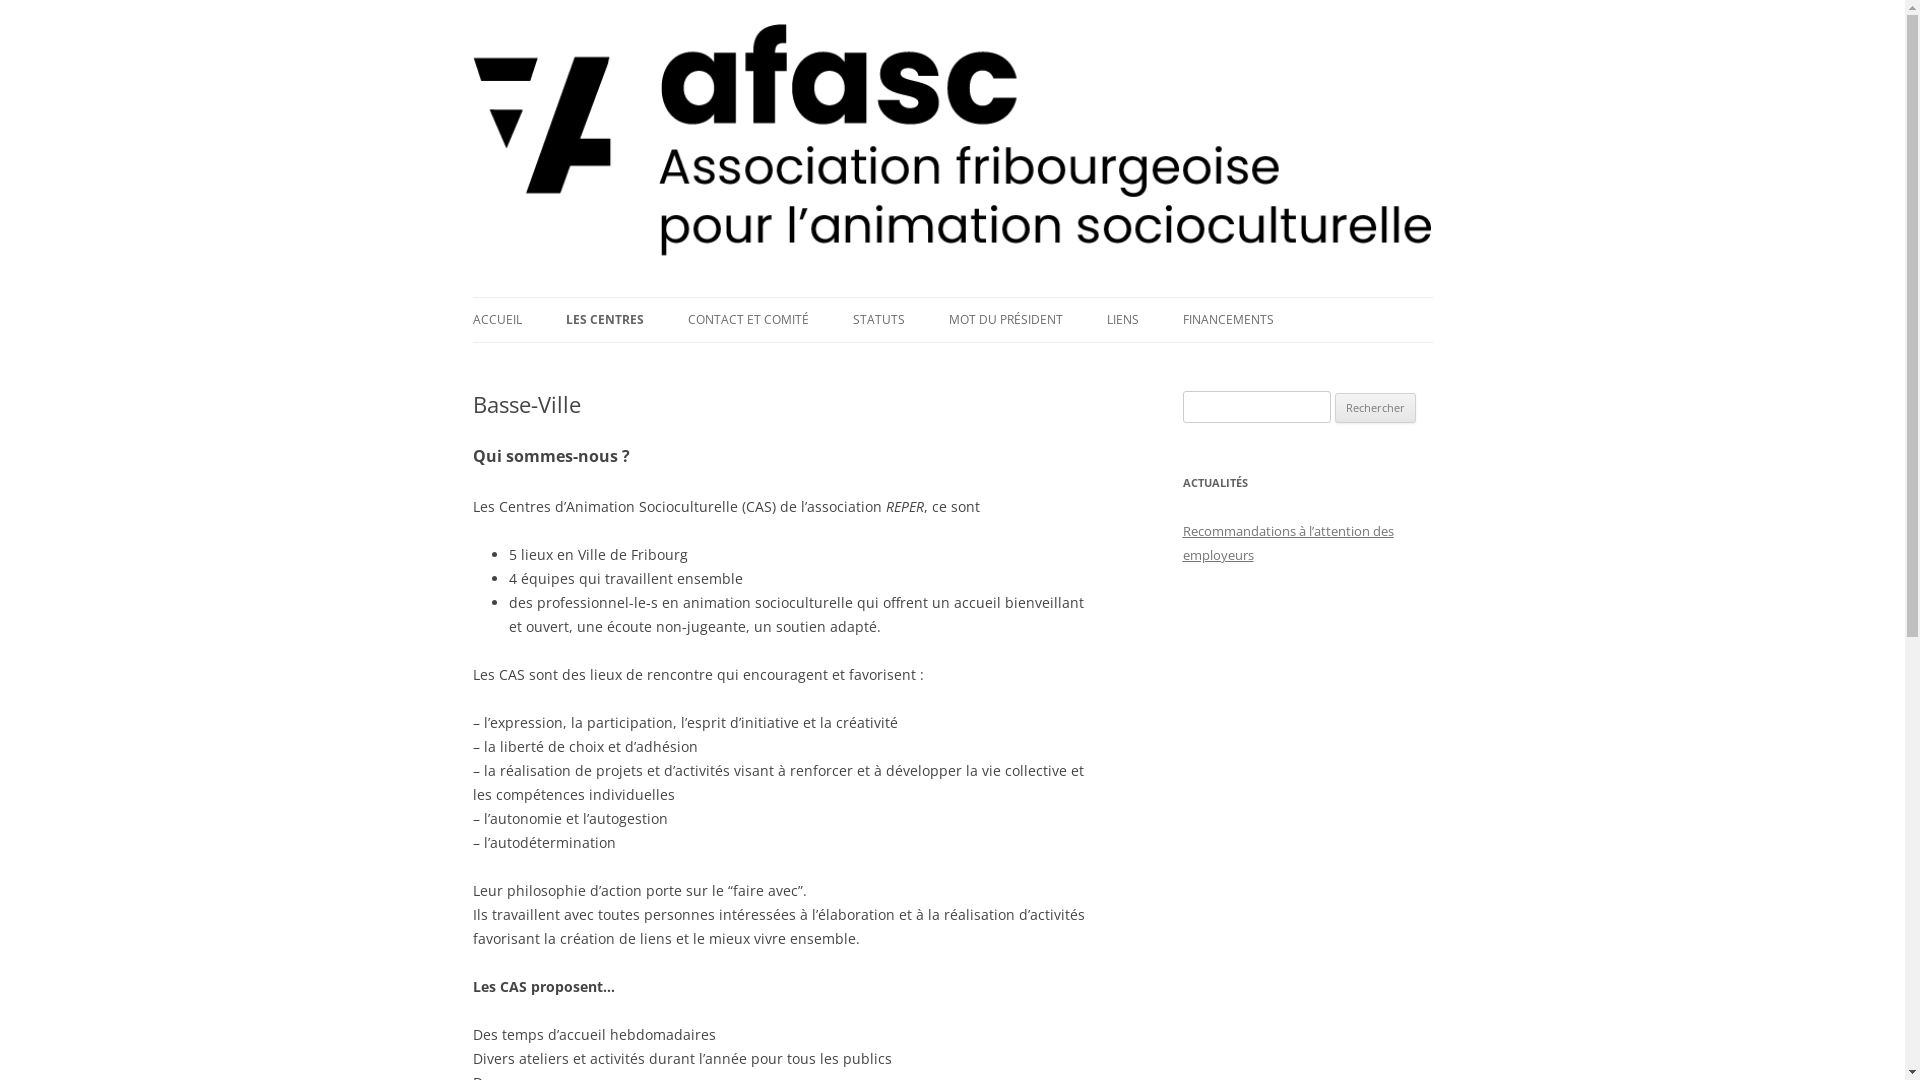 This screenshot has height=1080, width=1920. What do you see at coordinates (851, 319) in the screenshot?
I see `'STATUTS'` at bounding box center [851, 319].